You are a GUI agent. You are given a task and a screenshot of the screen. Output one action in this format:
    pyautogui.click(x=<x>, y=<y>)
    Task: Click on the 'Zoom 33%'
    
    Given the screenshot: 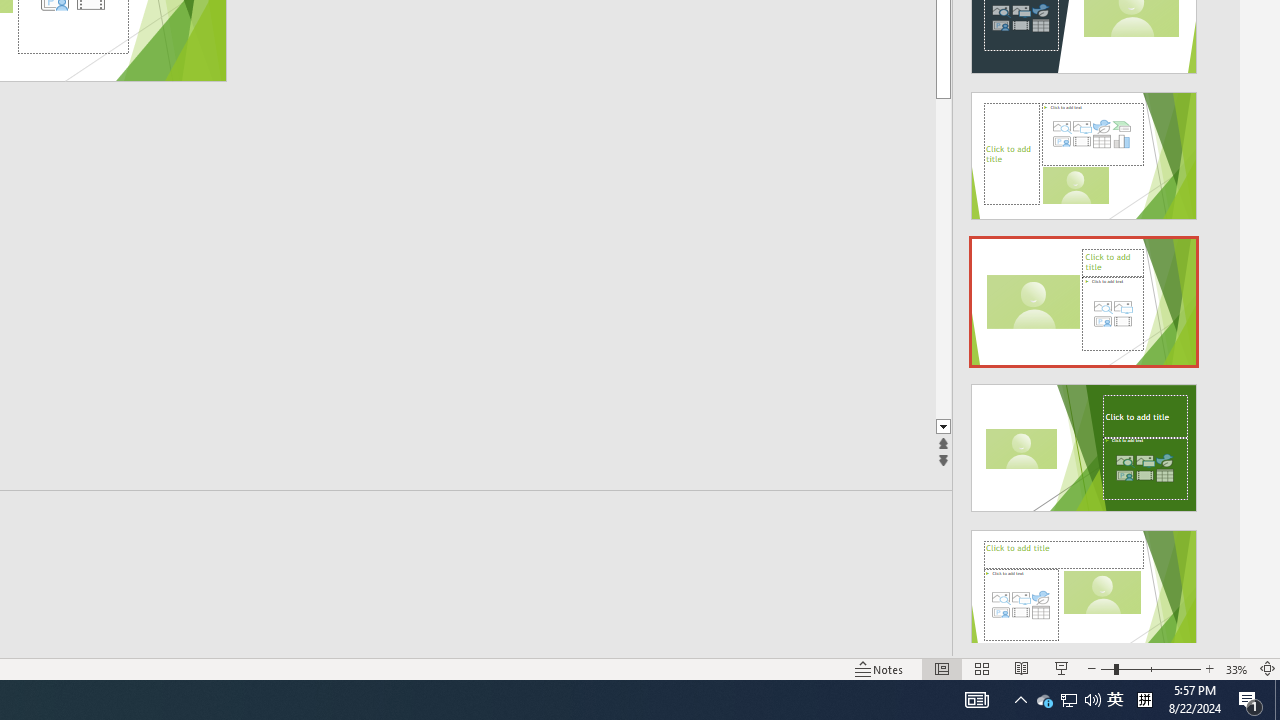 What is the action you would take?
    pyautogui.click(x=1236, y=669)
    